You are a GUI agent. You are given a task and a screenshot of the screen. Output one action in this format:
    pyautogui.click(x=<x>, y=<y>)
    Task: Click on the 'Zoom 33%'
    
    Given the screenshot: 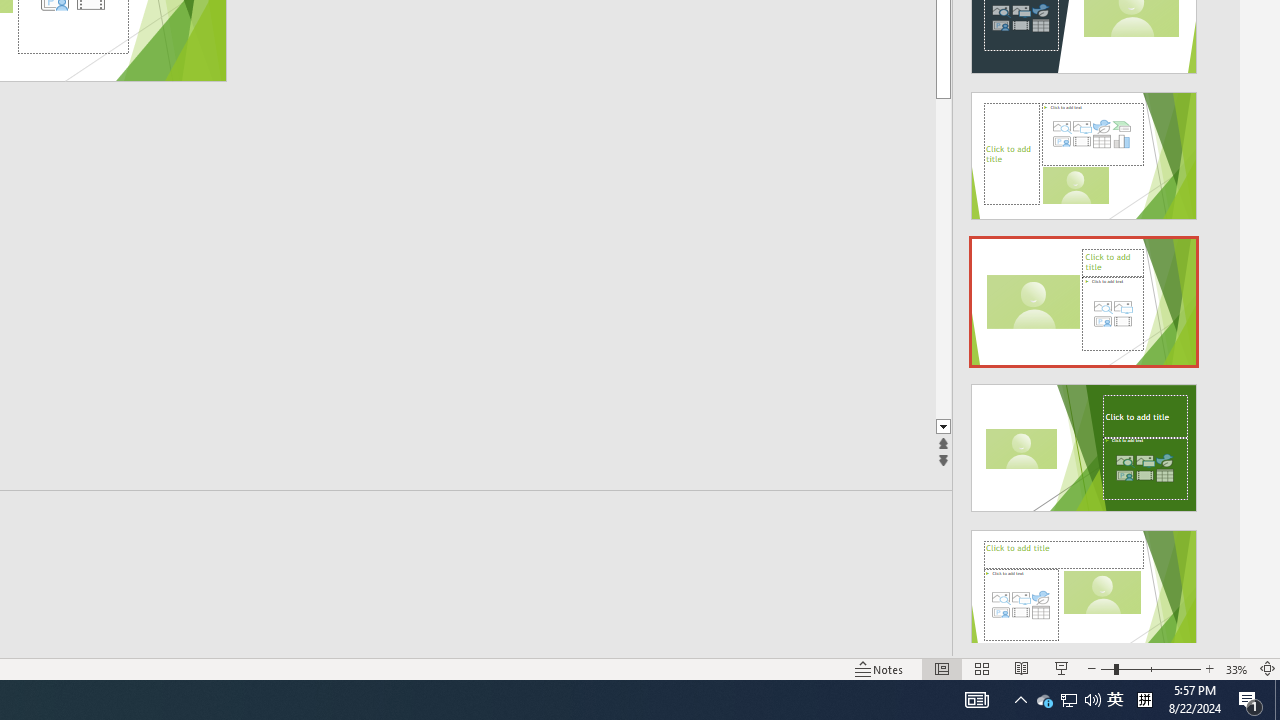 What is the action you would take?
    pyautogui.click(x=1236, y=669)
    